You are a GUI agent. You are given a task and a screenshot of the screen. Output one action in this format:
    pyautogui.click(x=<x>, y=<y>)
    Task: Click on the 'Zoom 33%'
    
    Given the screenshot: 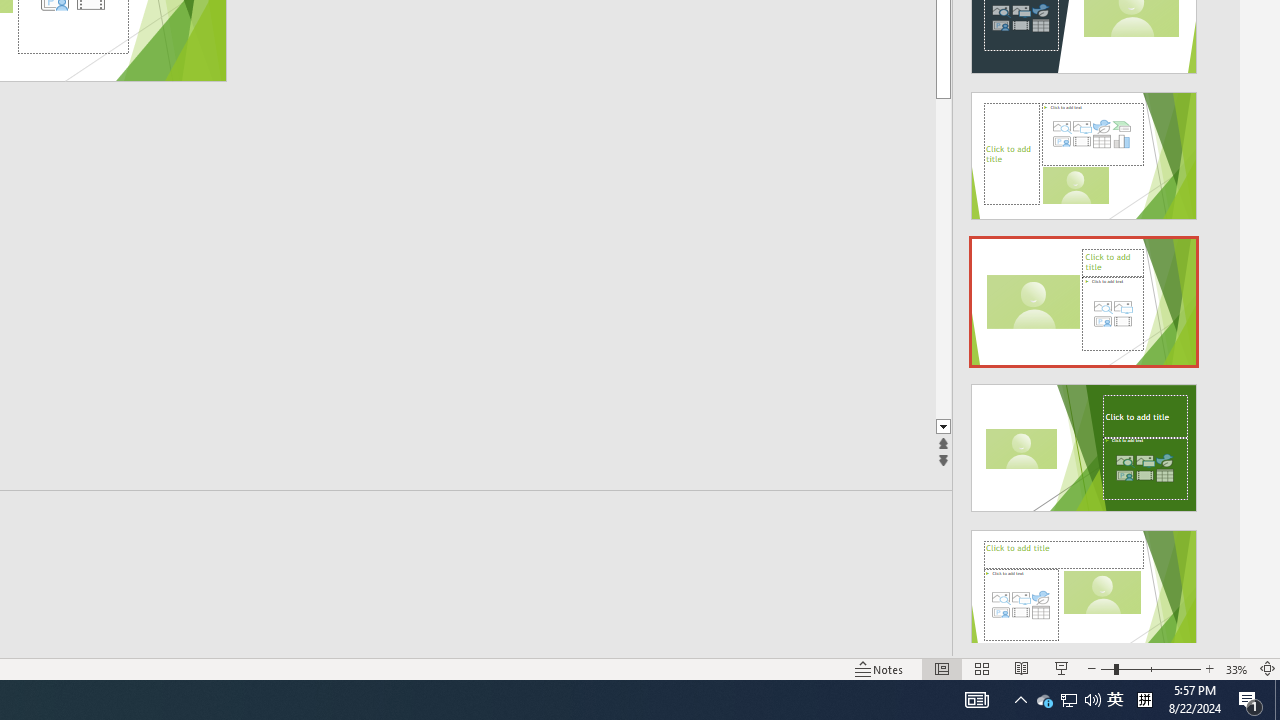 What is the action you would take?
    pyautogui.click(x=1236, y=669)
    